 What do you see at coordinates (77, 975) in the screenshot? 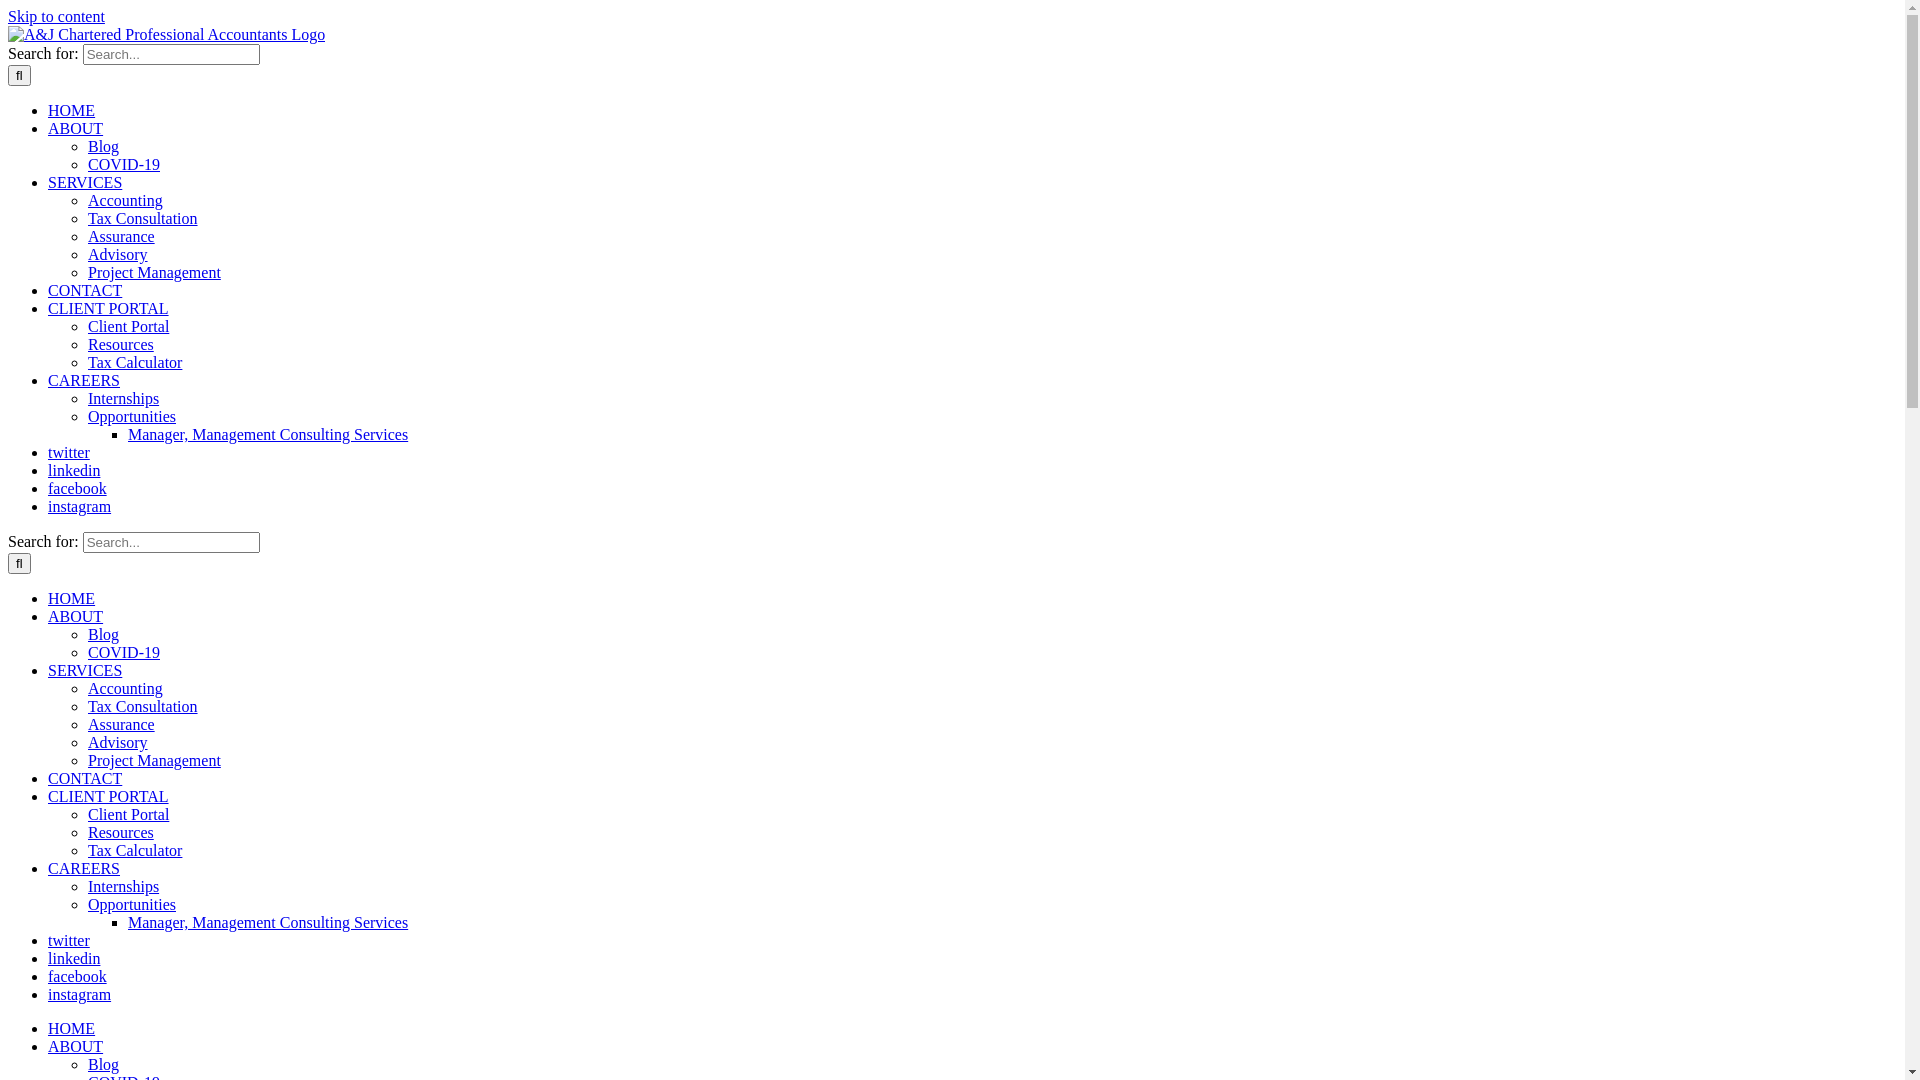
I see `'facebook'` at bounding box center [77, 975].